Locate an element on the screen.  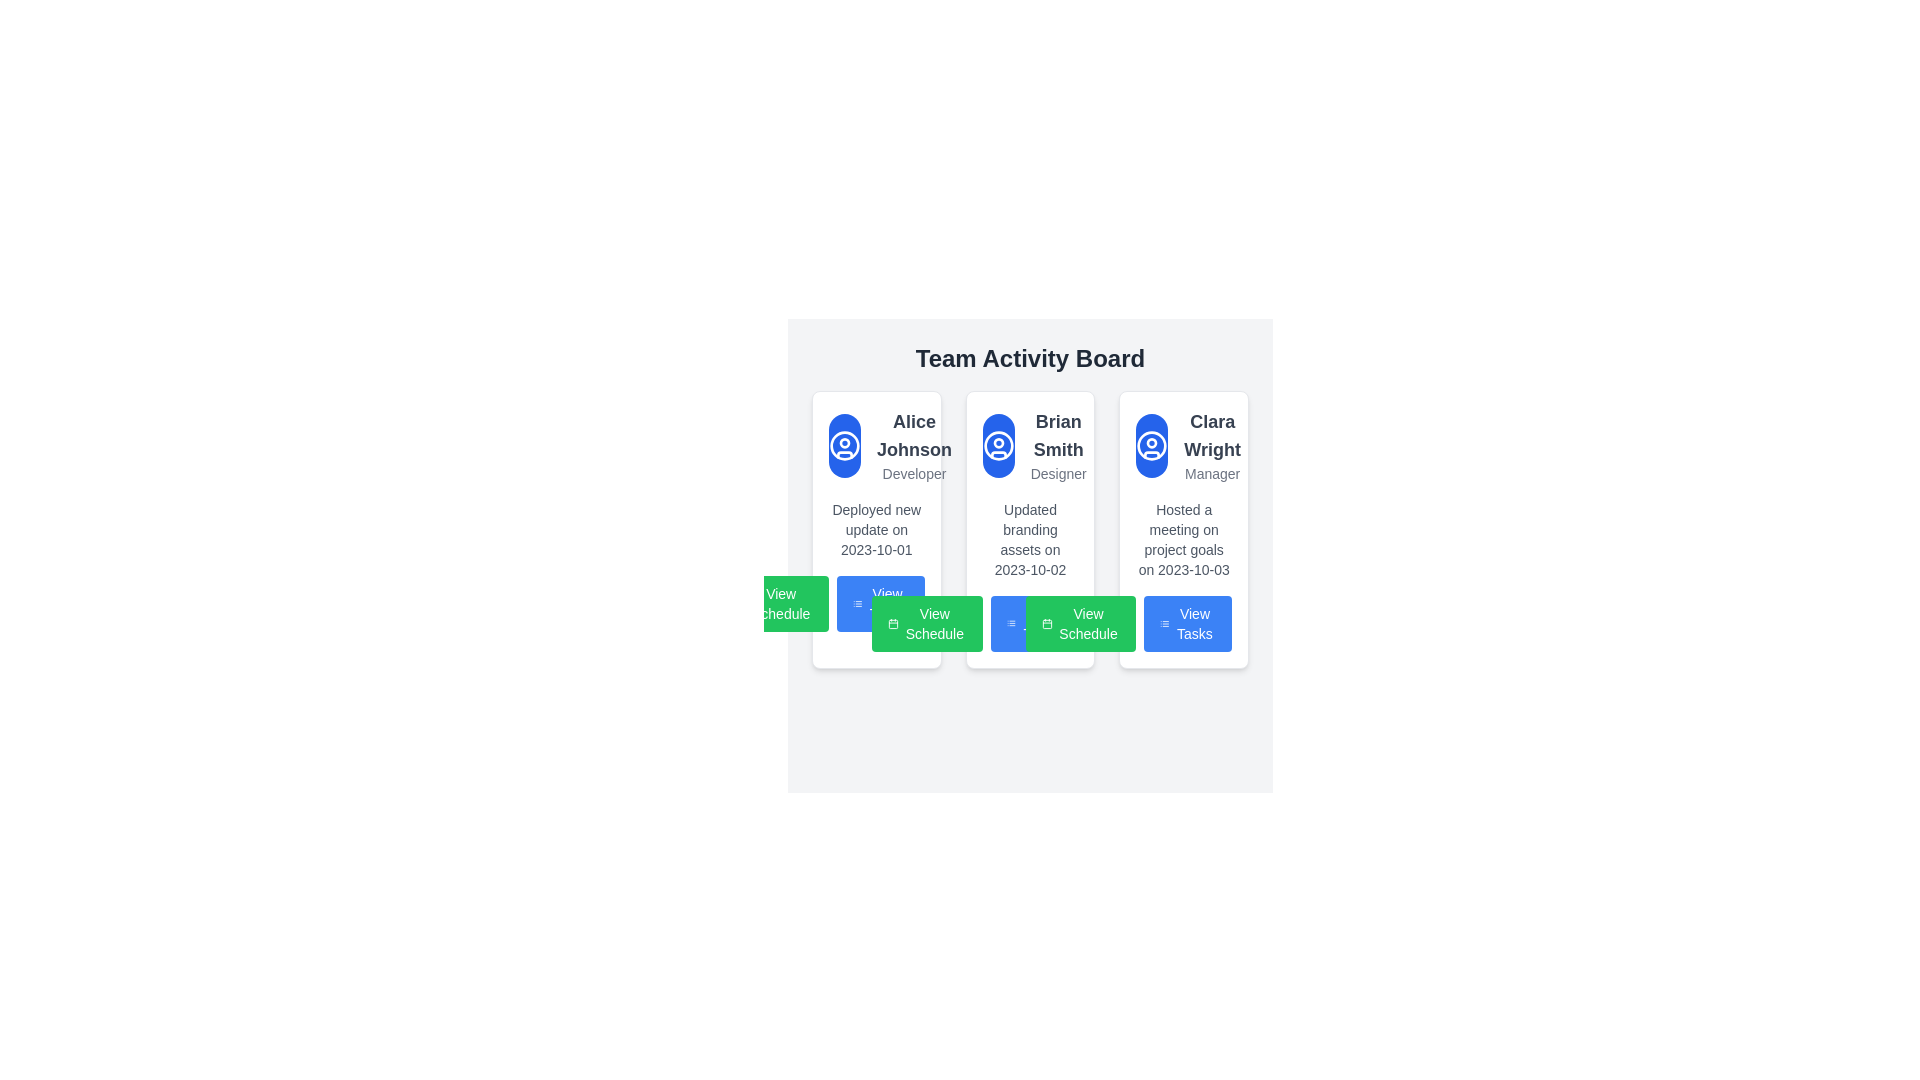
the icon button representing manager Clara Wright, located in the third card of the grid layout under the 'Team Activity Board' heading, above the text 'Clara Wright' and 'Manager' is located at coordinates (1152, 445).